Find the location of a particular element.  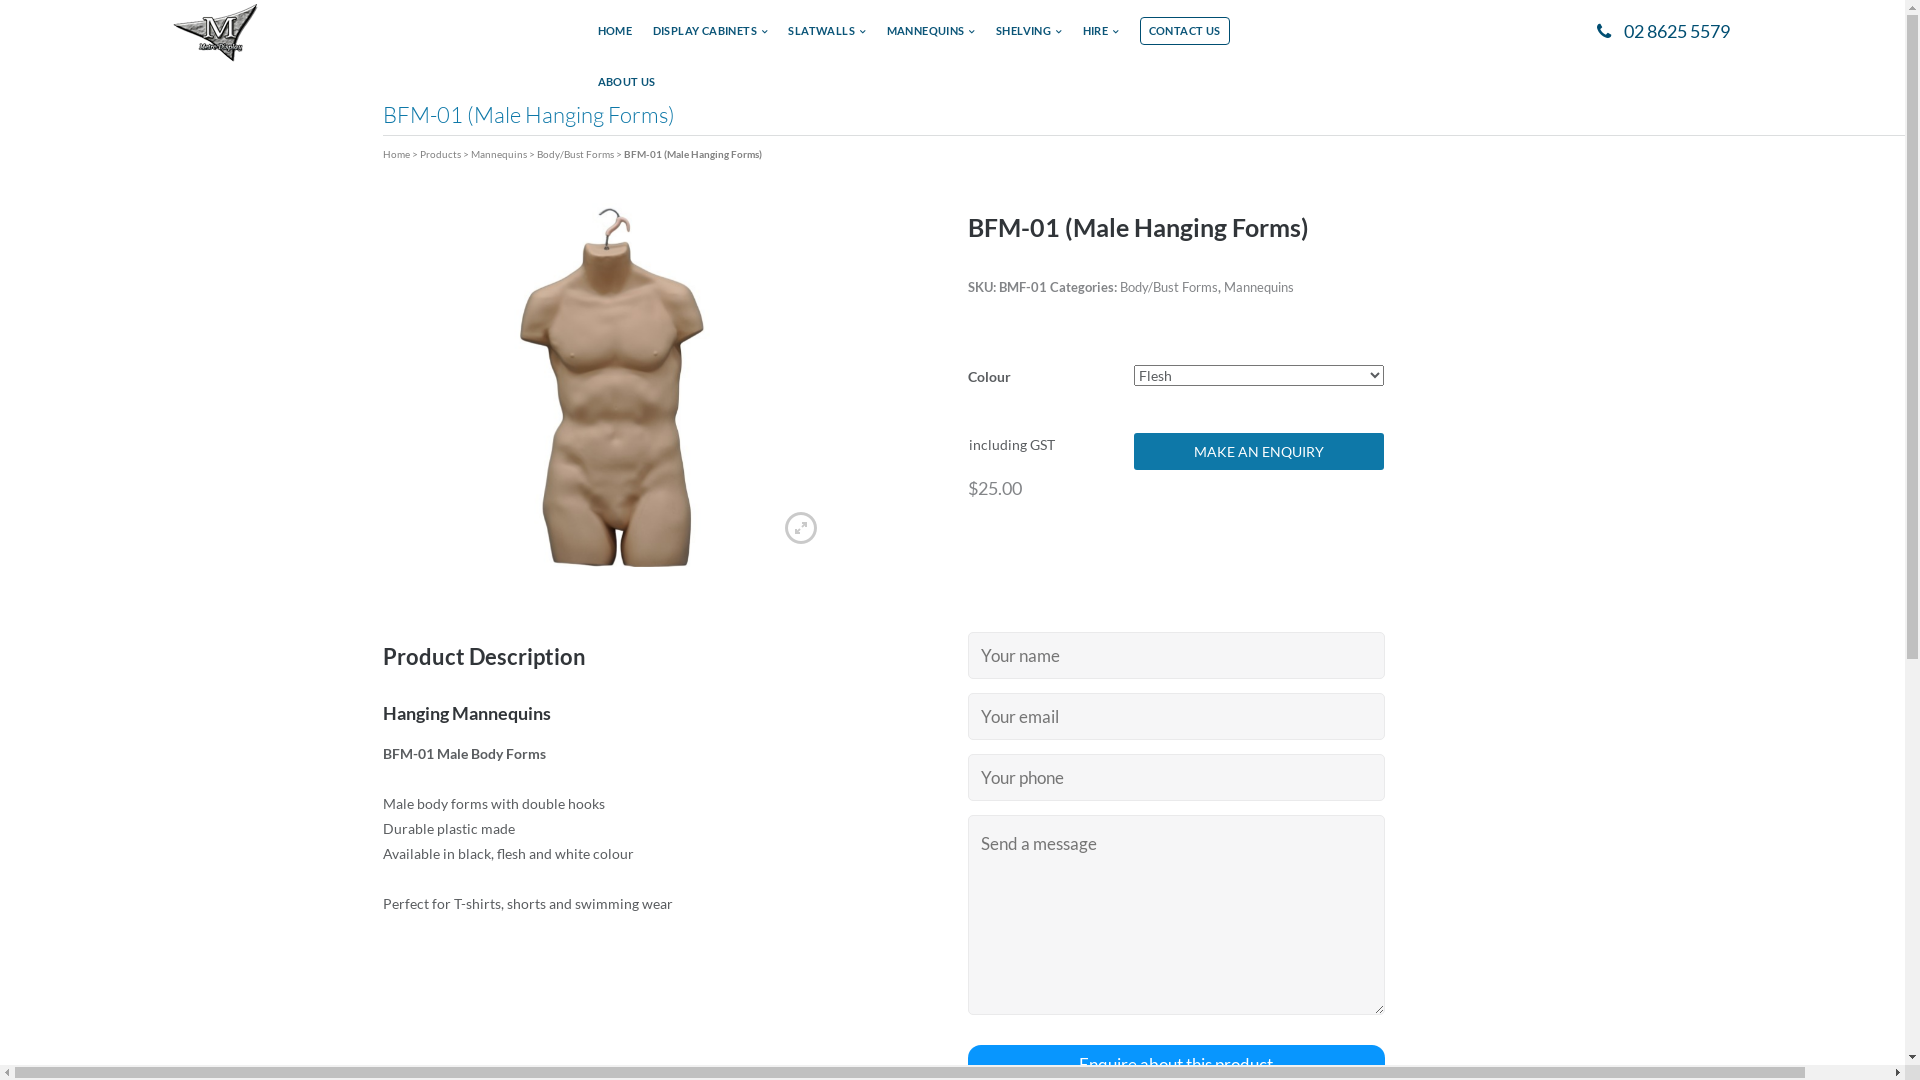

'MANNEQUINS' is located at coordinates (930, 37).